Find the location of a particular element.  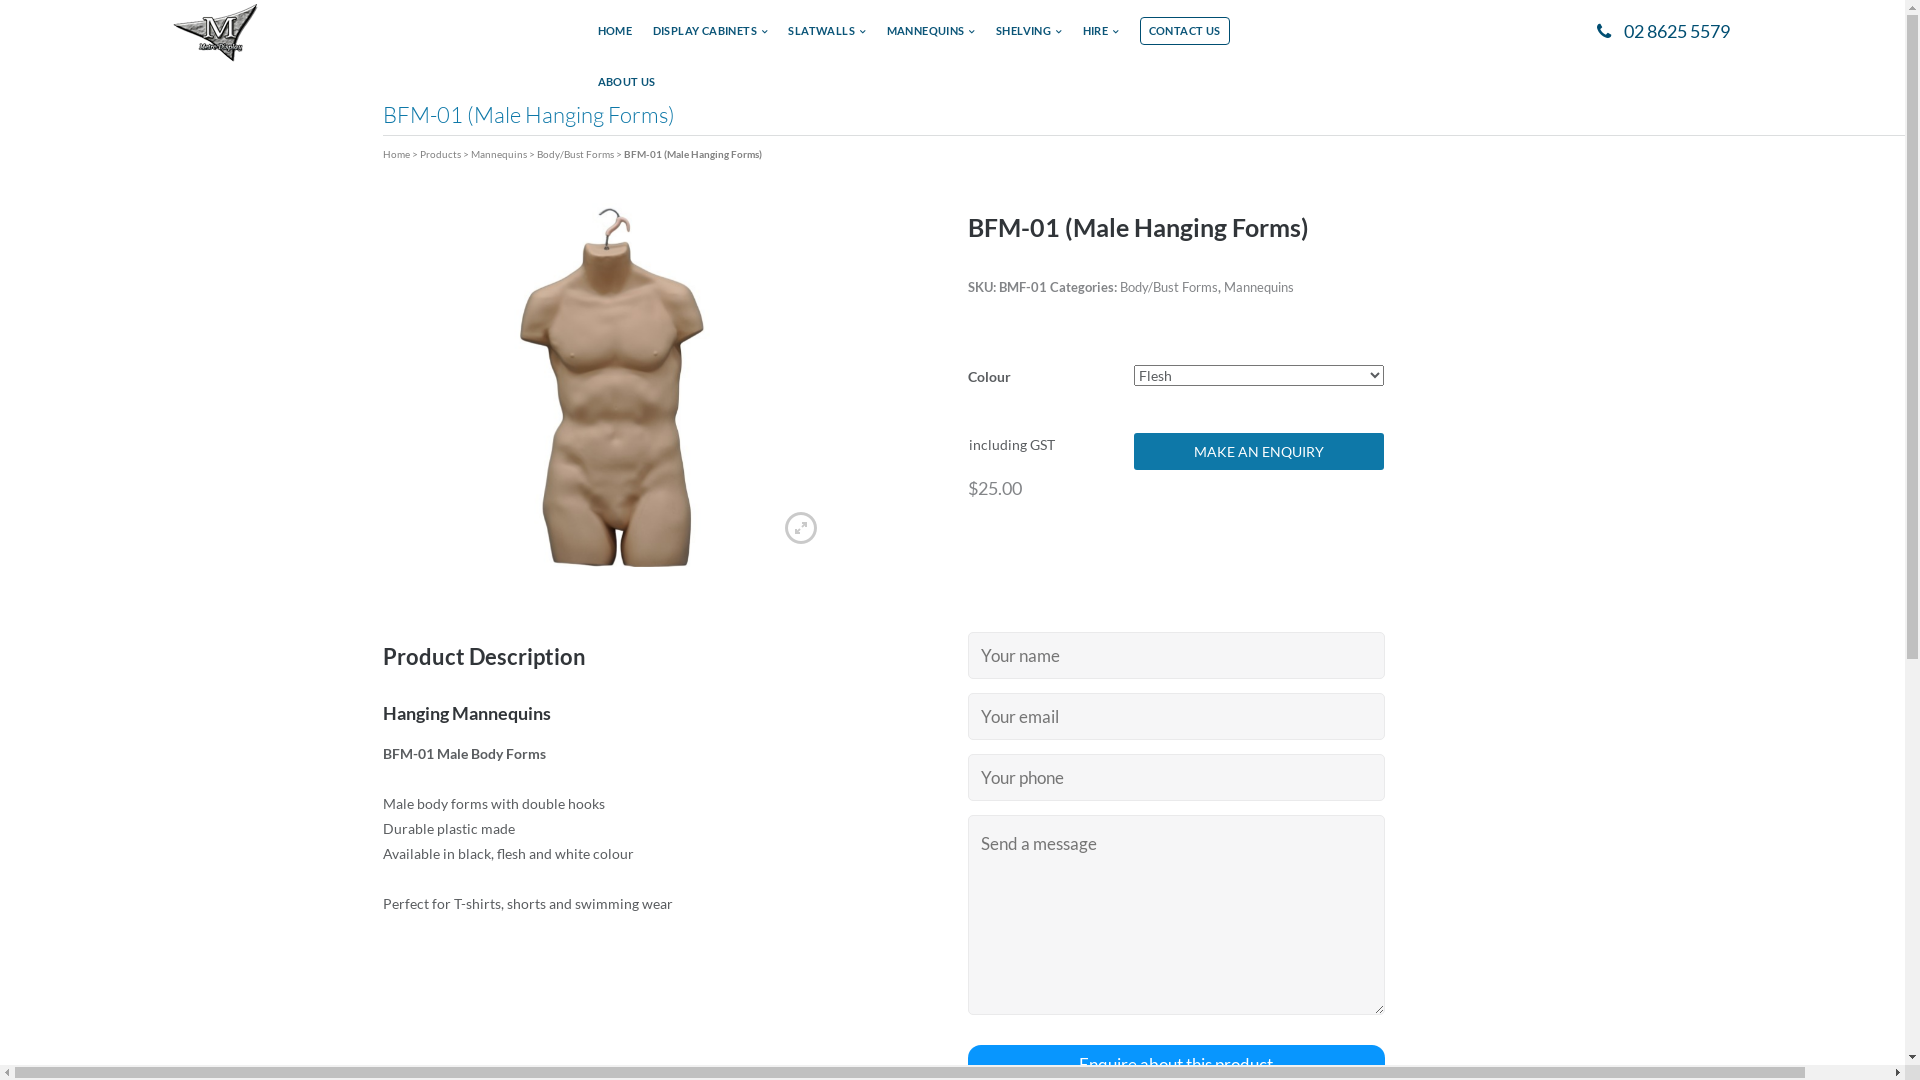

'MANNEQUINS' is located at coordinates (930, 37).